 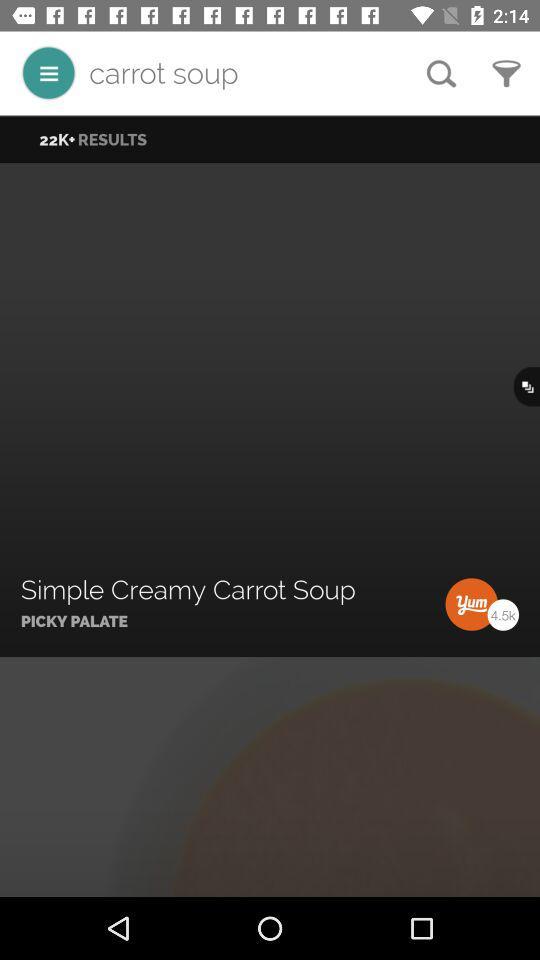 I want to click on the icon next to the carrot soup icon, so click(x=48, y=73).